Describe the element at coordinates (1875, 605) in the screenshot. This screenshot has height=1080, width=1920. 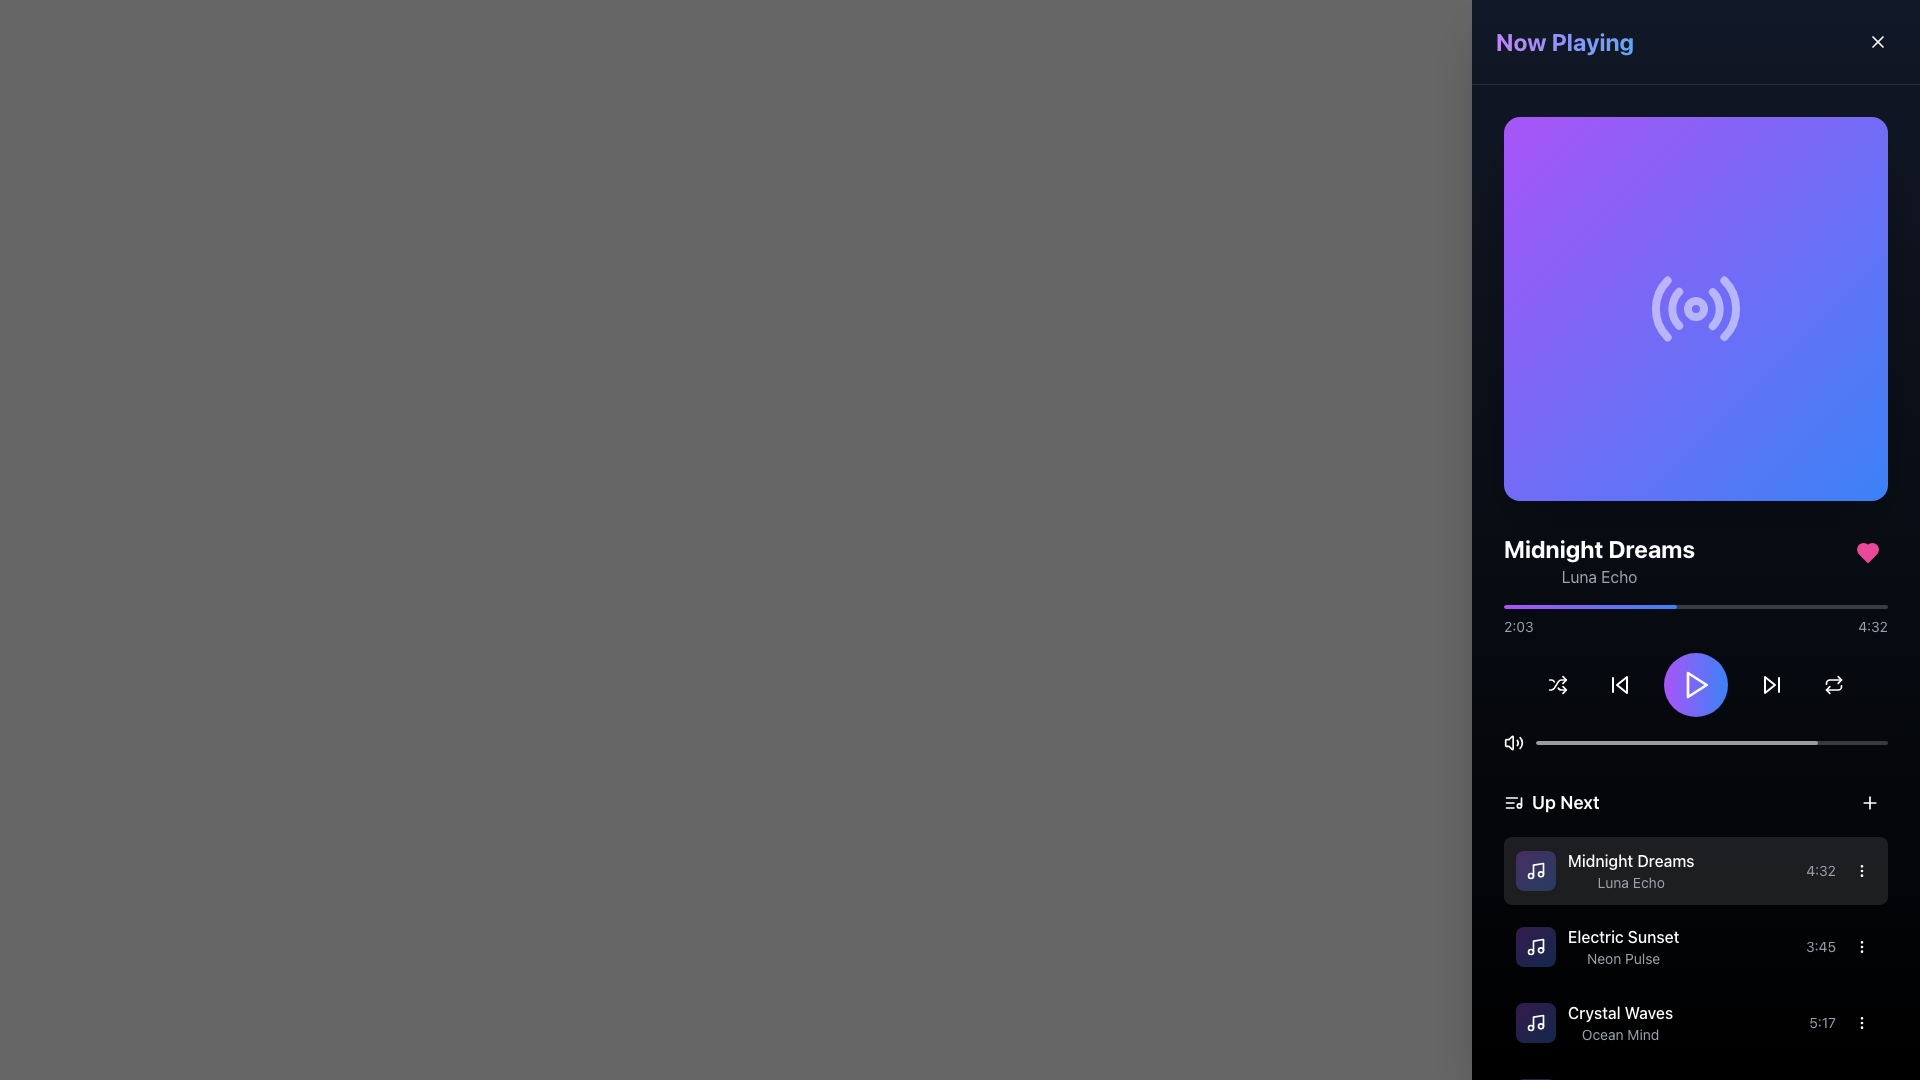
I see `the audio progress` at that location.